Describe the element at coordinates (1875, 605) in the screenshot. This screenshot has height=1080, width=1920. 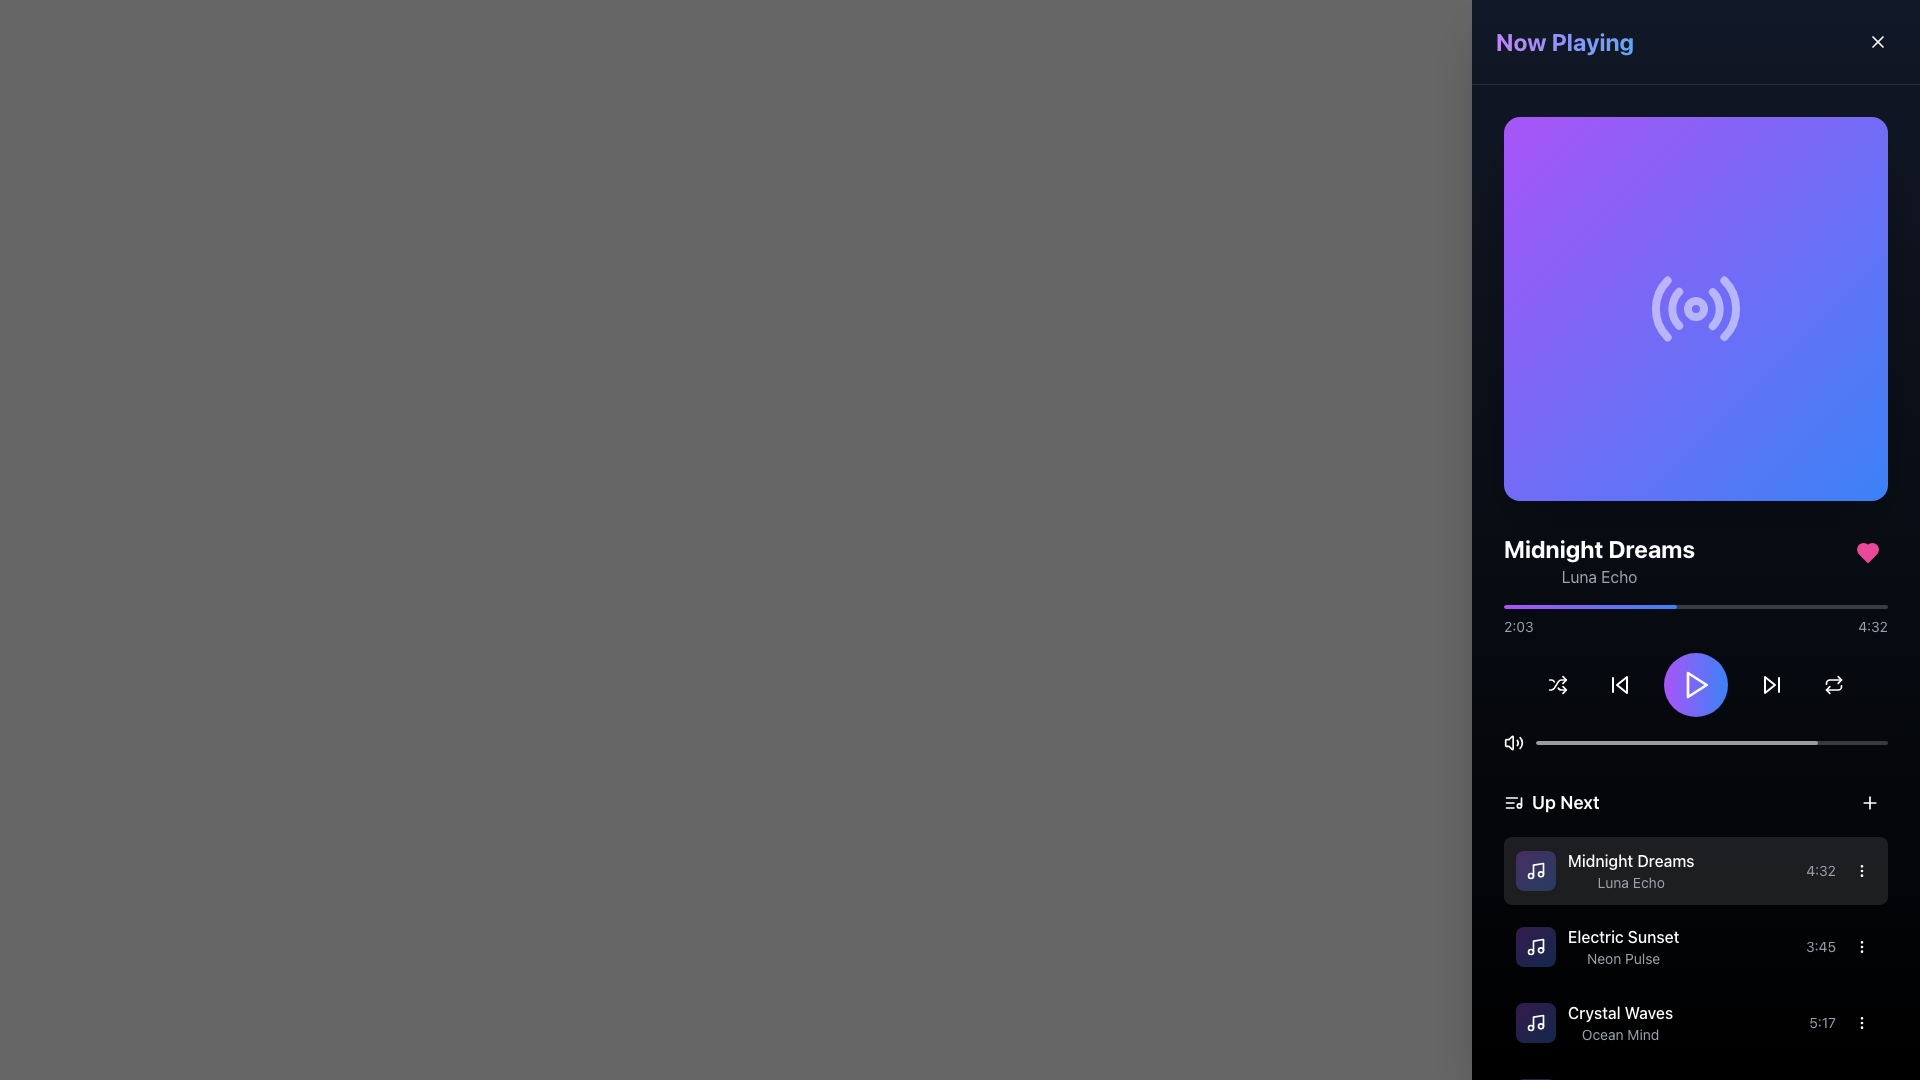
I see `the audio progress` at that location.